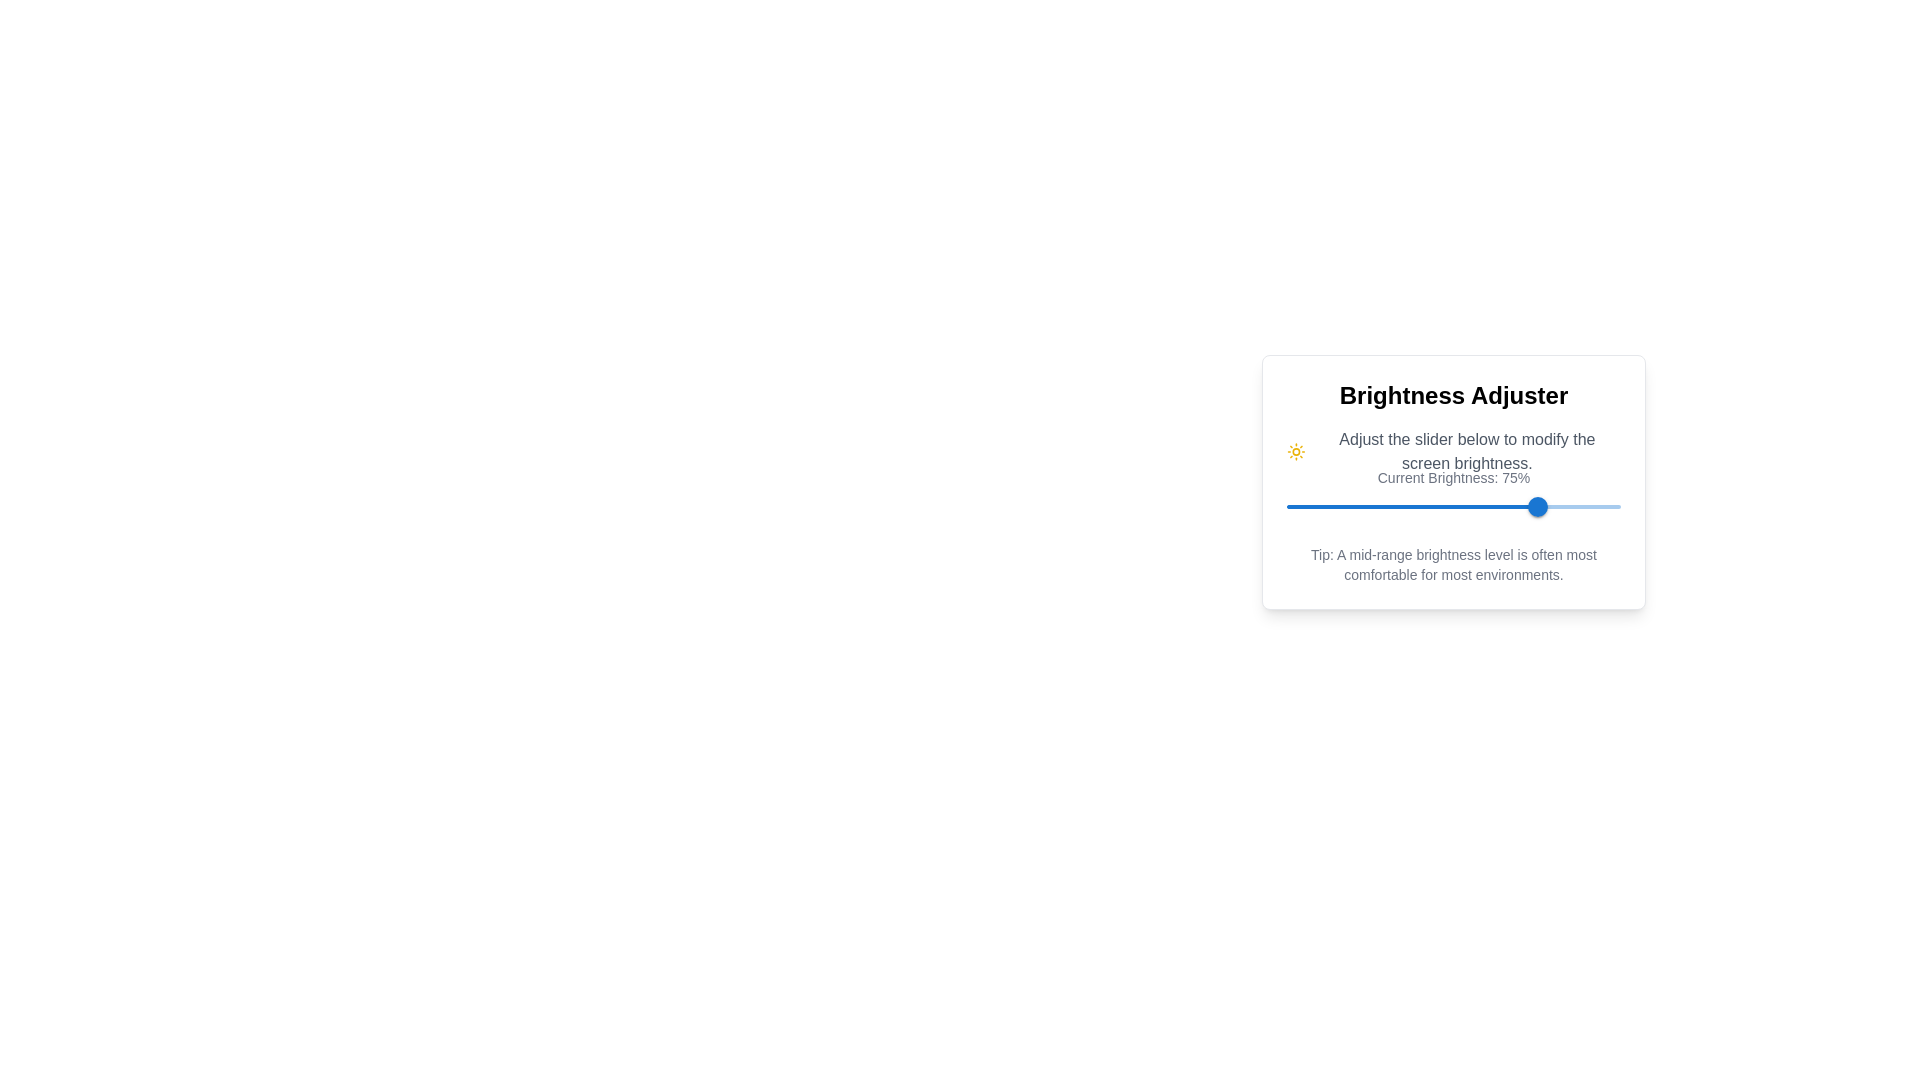 This screenshot has height=1080, width=1920. Describe the element at coordinates (1482, 505) in the screenshot. I see `brightness` at that location.